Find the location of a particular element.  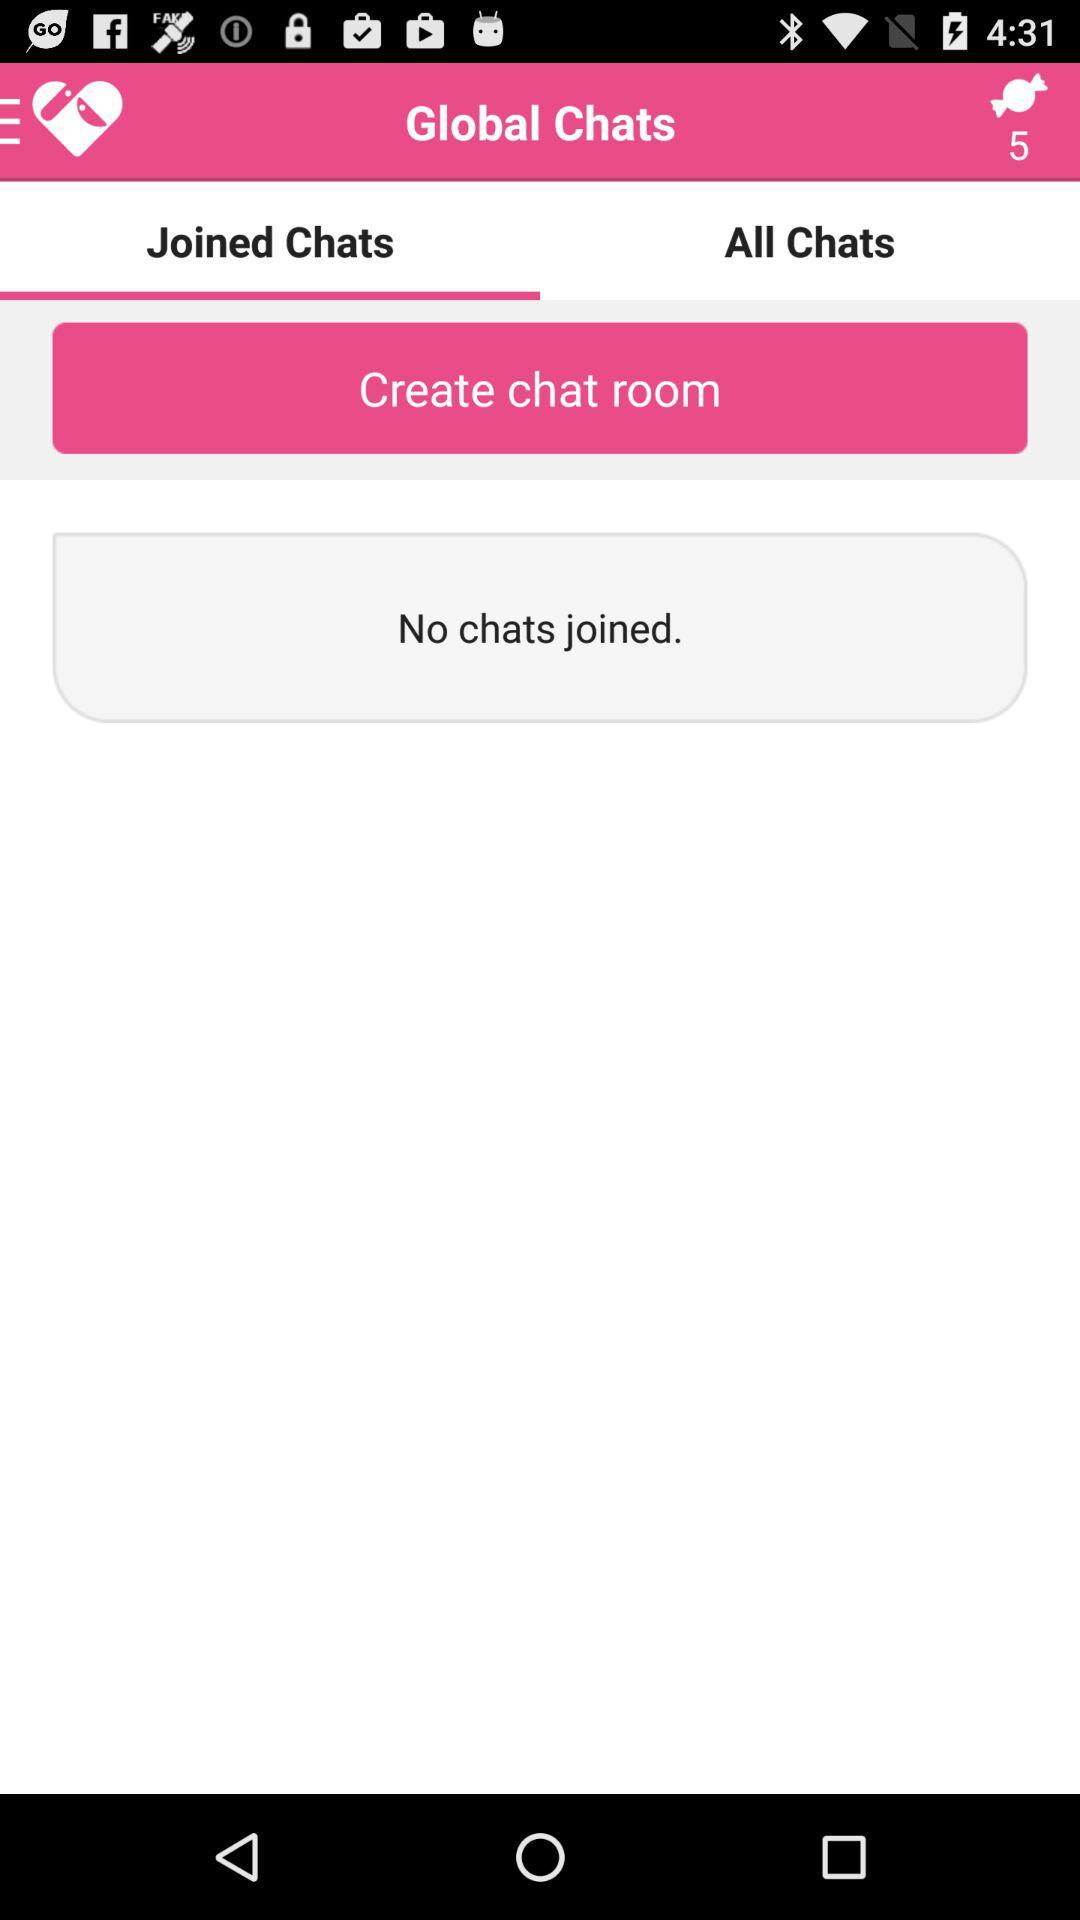

the icon above no chats joined. icon is located at coordinates (540, 388).